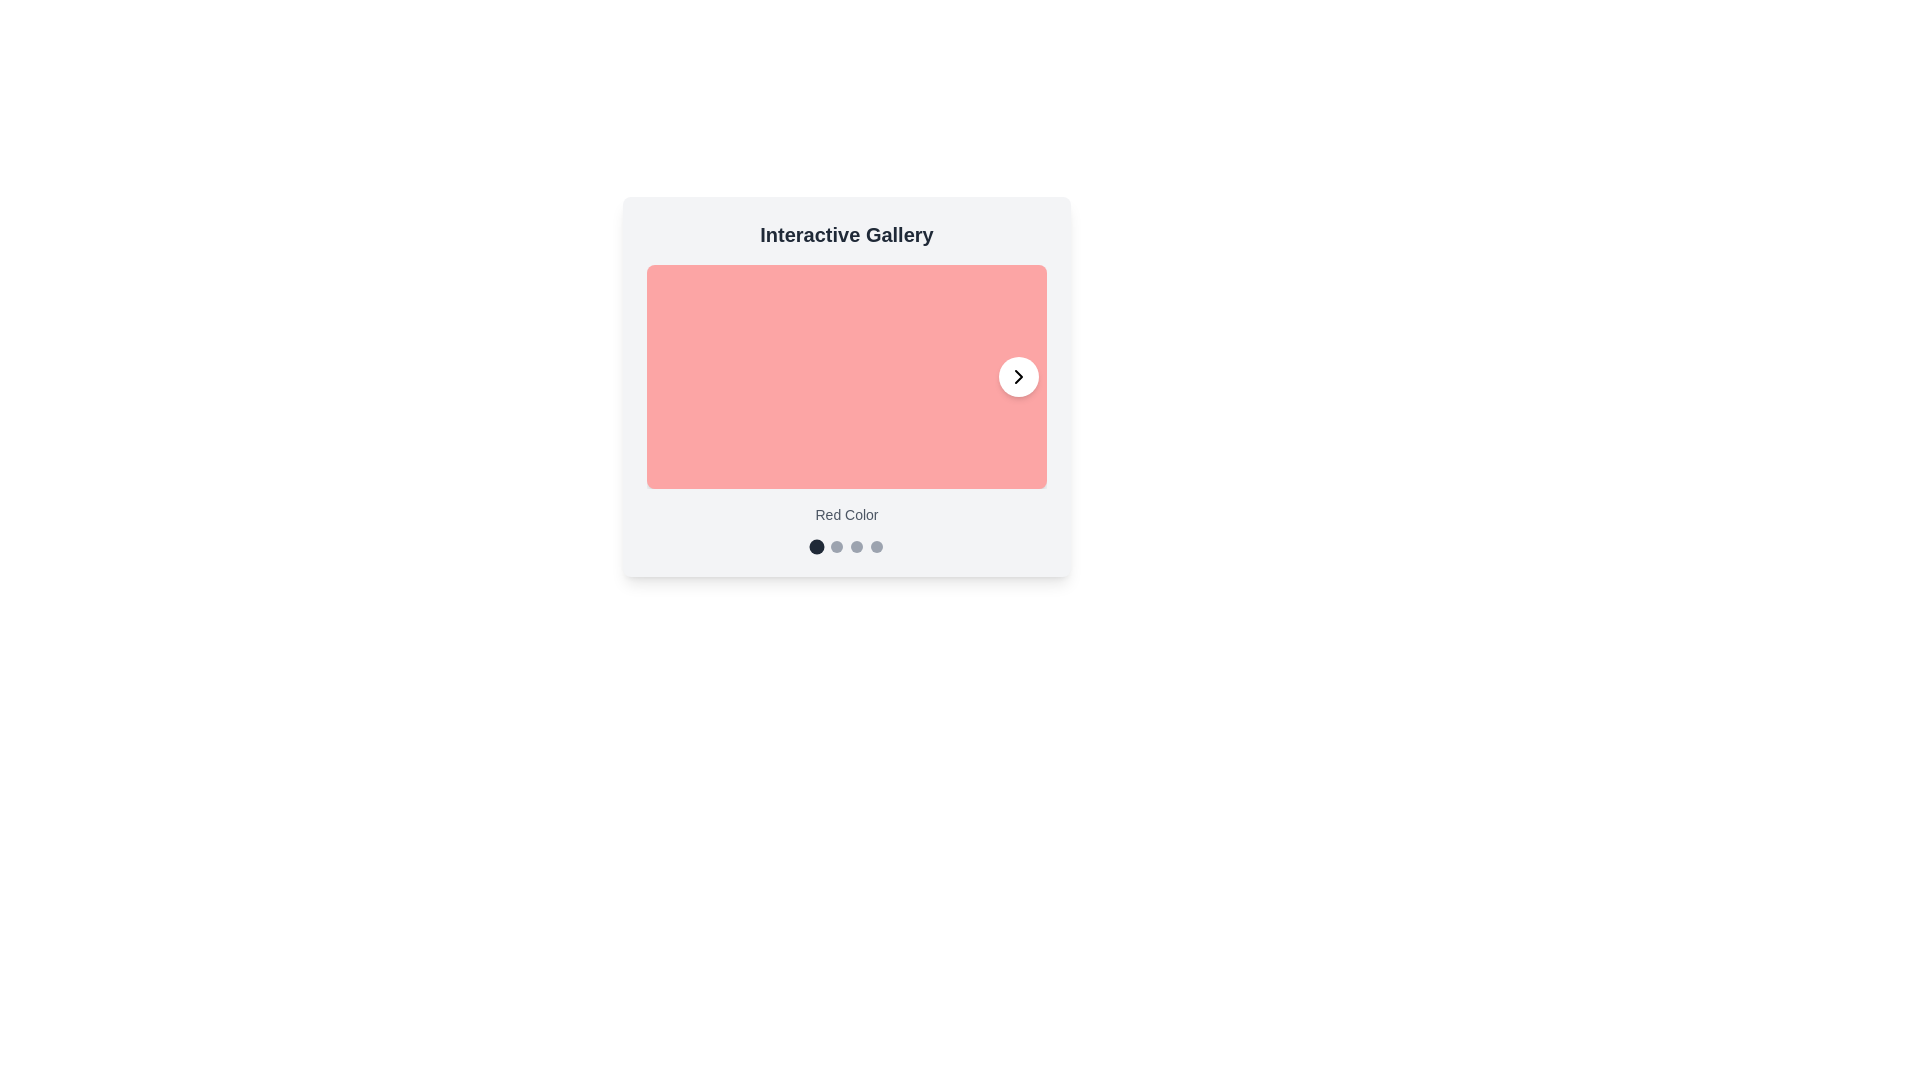 Image resolution: width=1920 pixels, height=1080 pixels. What do you see at coordinates (816, 547) in the screenshot?
I see `the small dark circle button` at bounding box center [816, 547].